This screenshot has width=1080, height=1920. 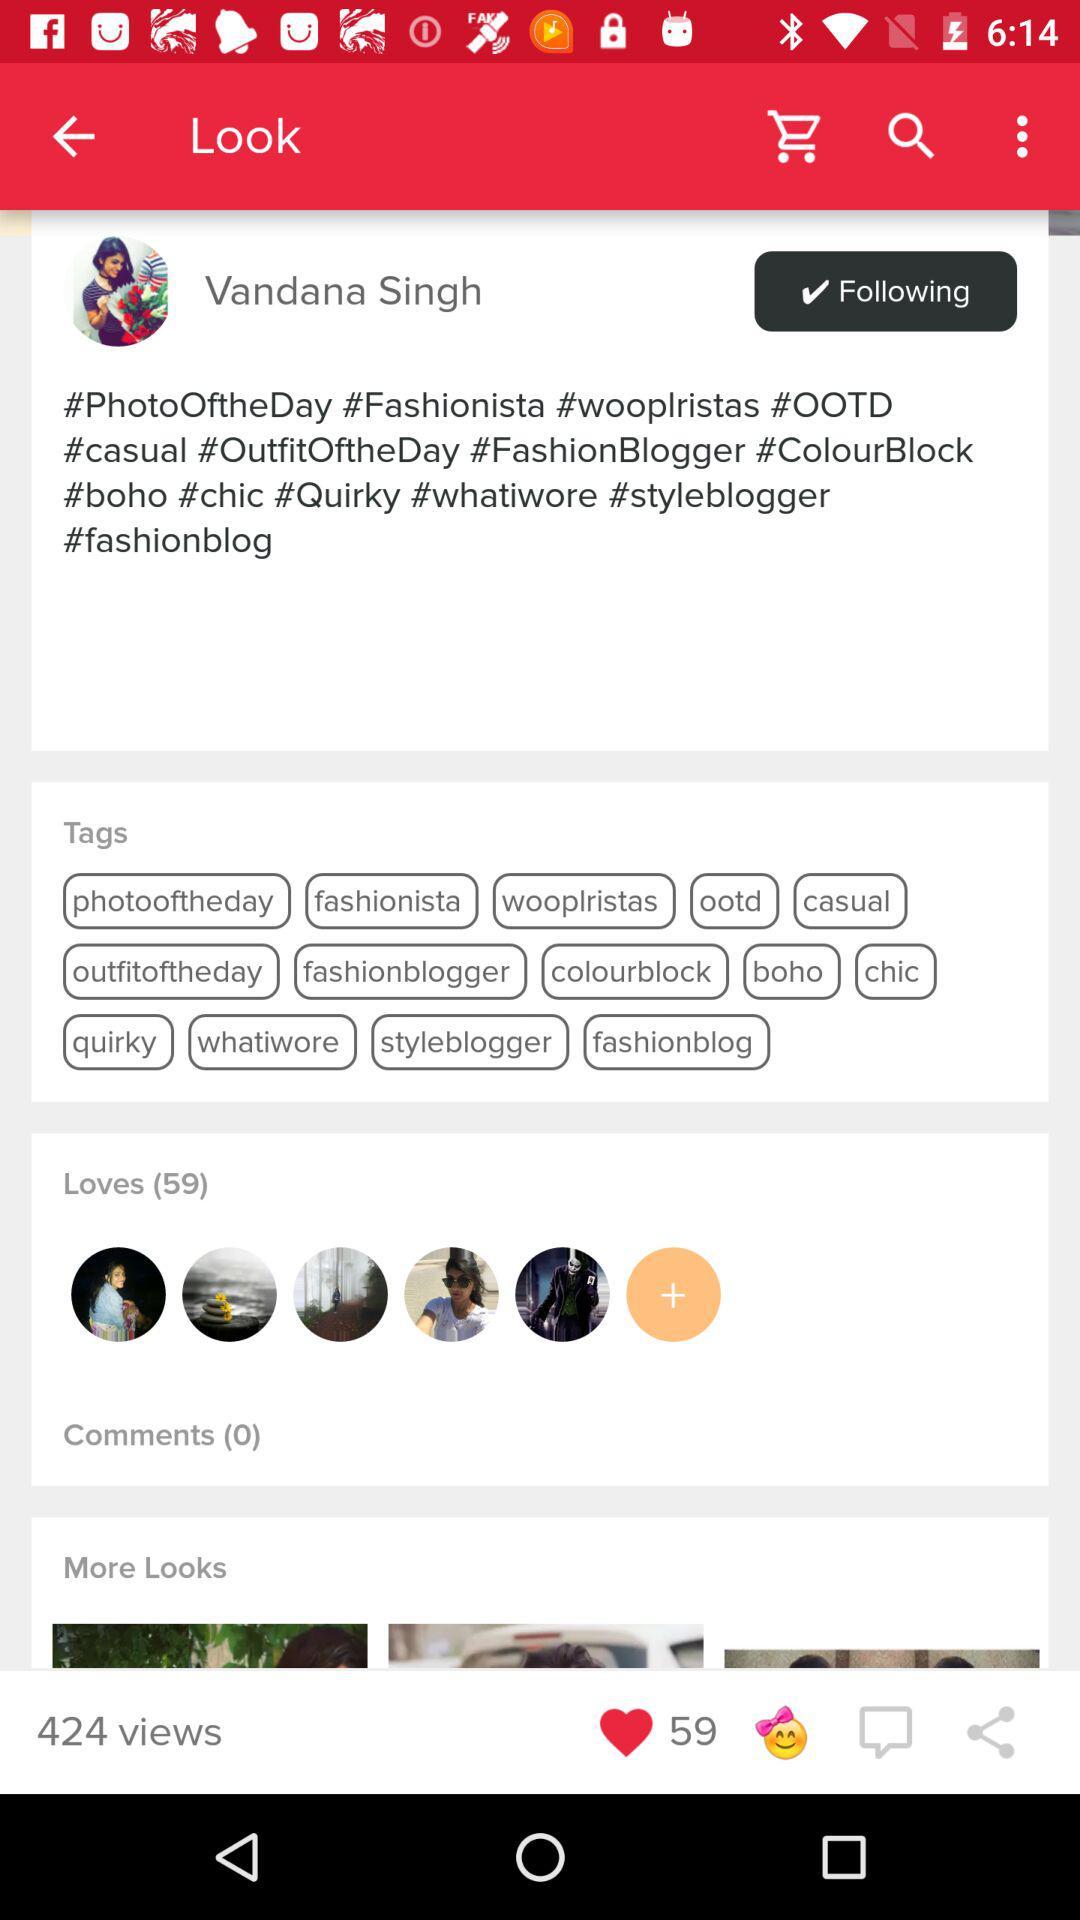 What do you see at coordinates (884, 1731) in the screenshot?
I see `the chat icon` at bounding box center [884, 1731].